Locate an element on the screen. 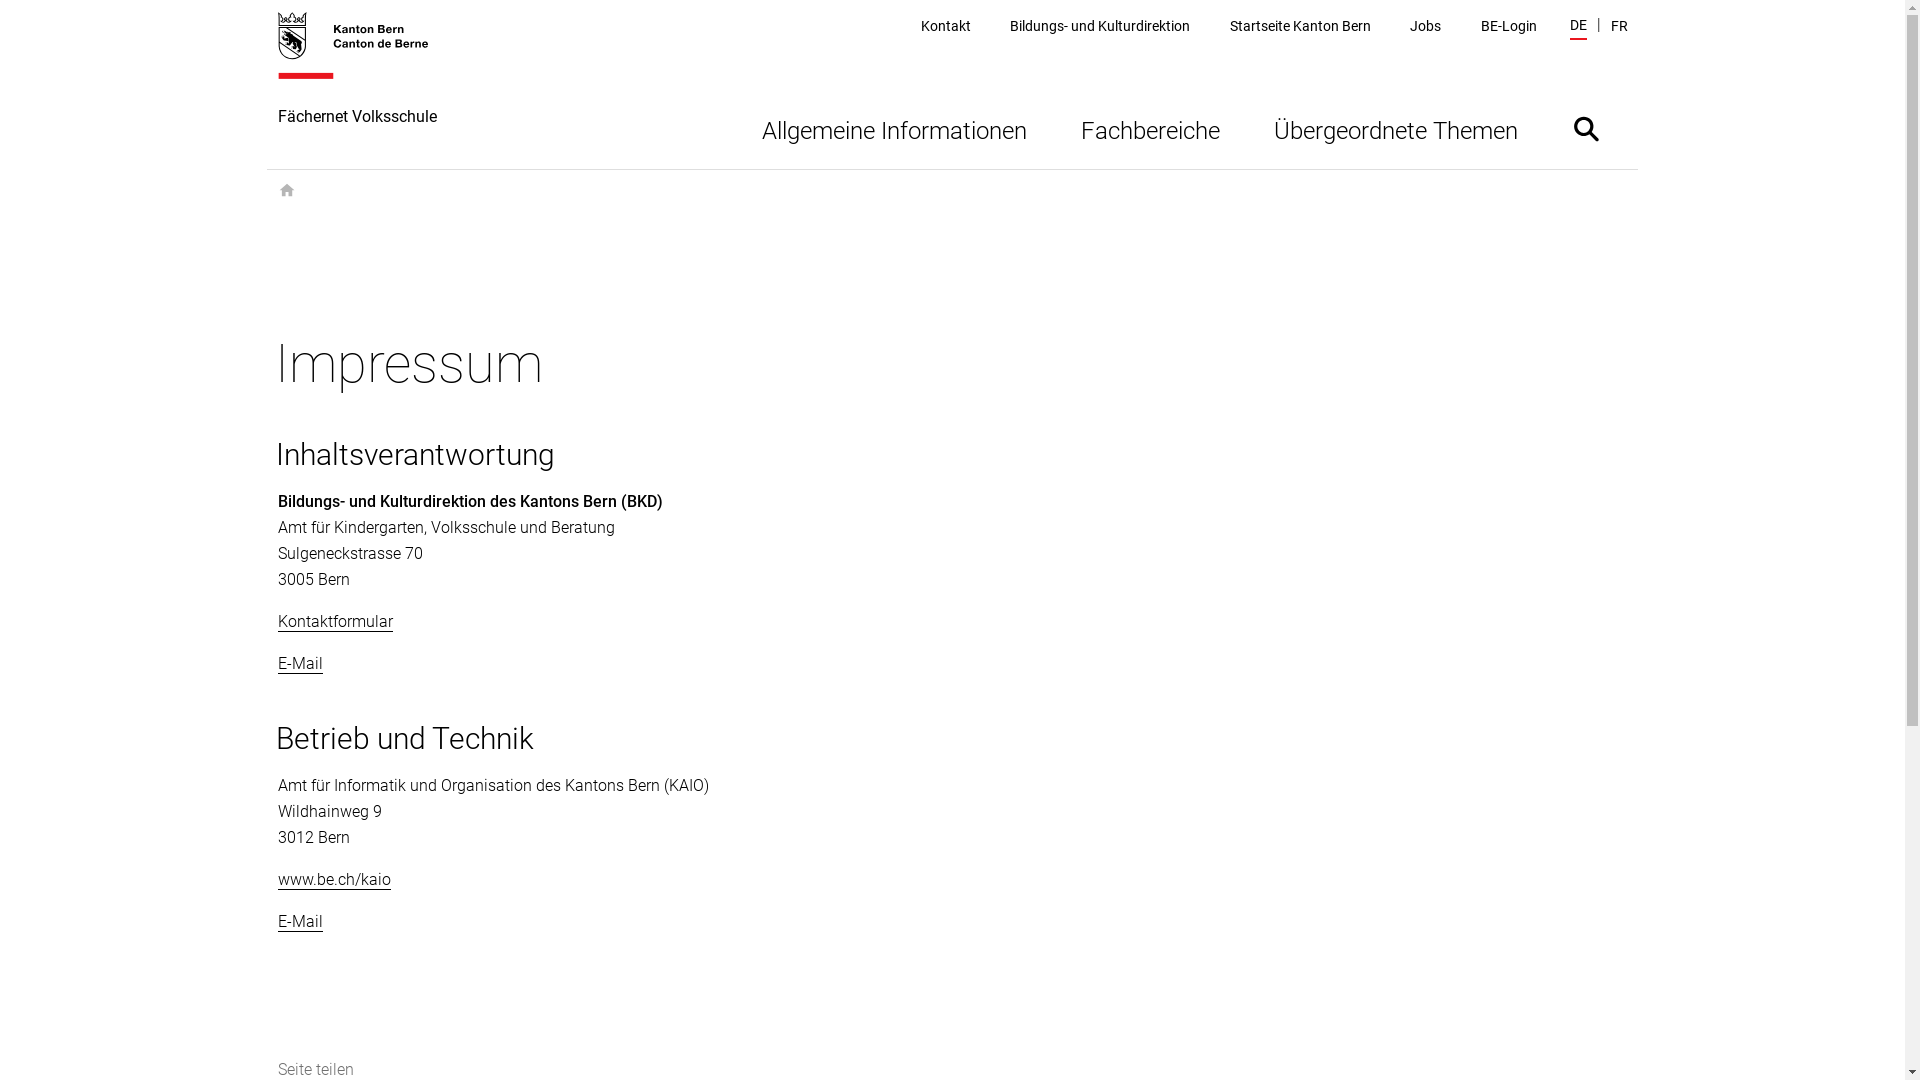 This screenshot has width=1920, height=1080. 'Bildungs- und Kulturdirektion' is located at coordinates (1009, 26).